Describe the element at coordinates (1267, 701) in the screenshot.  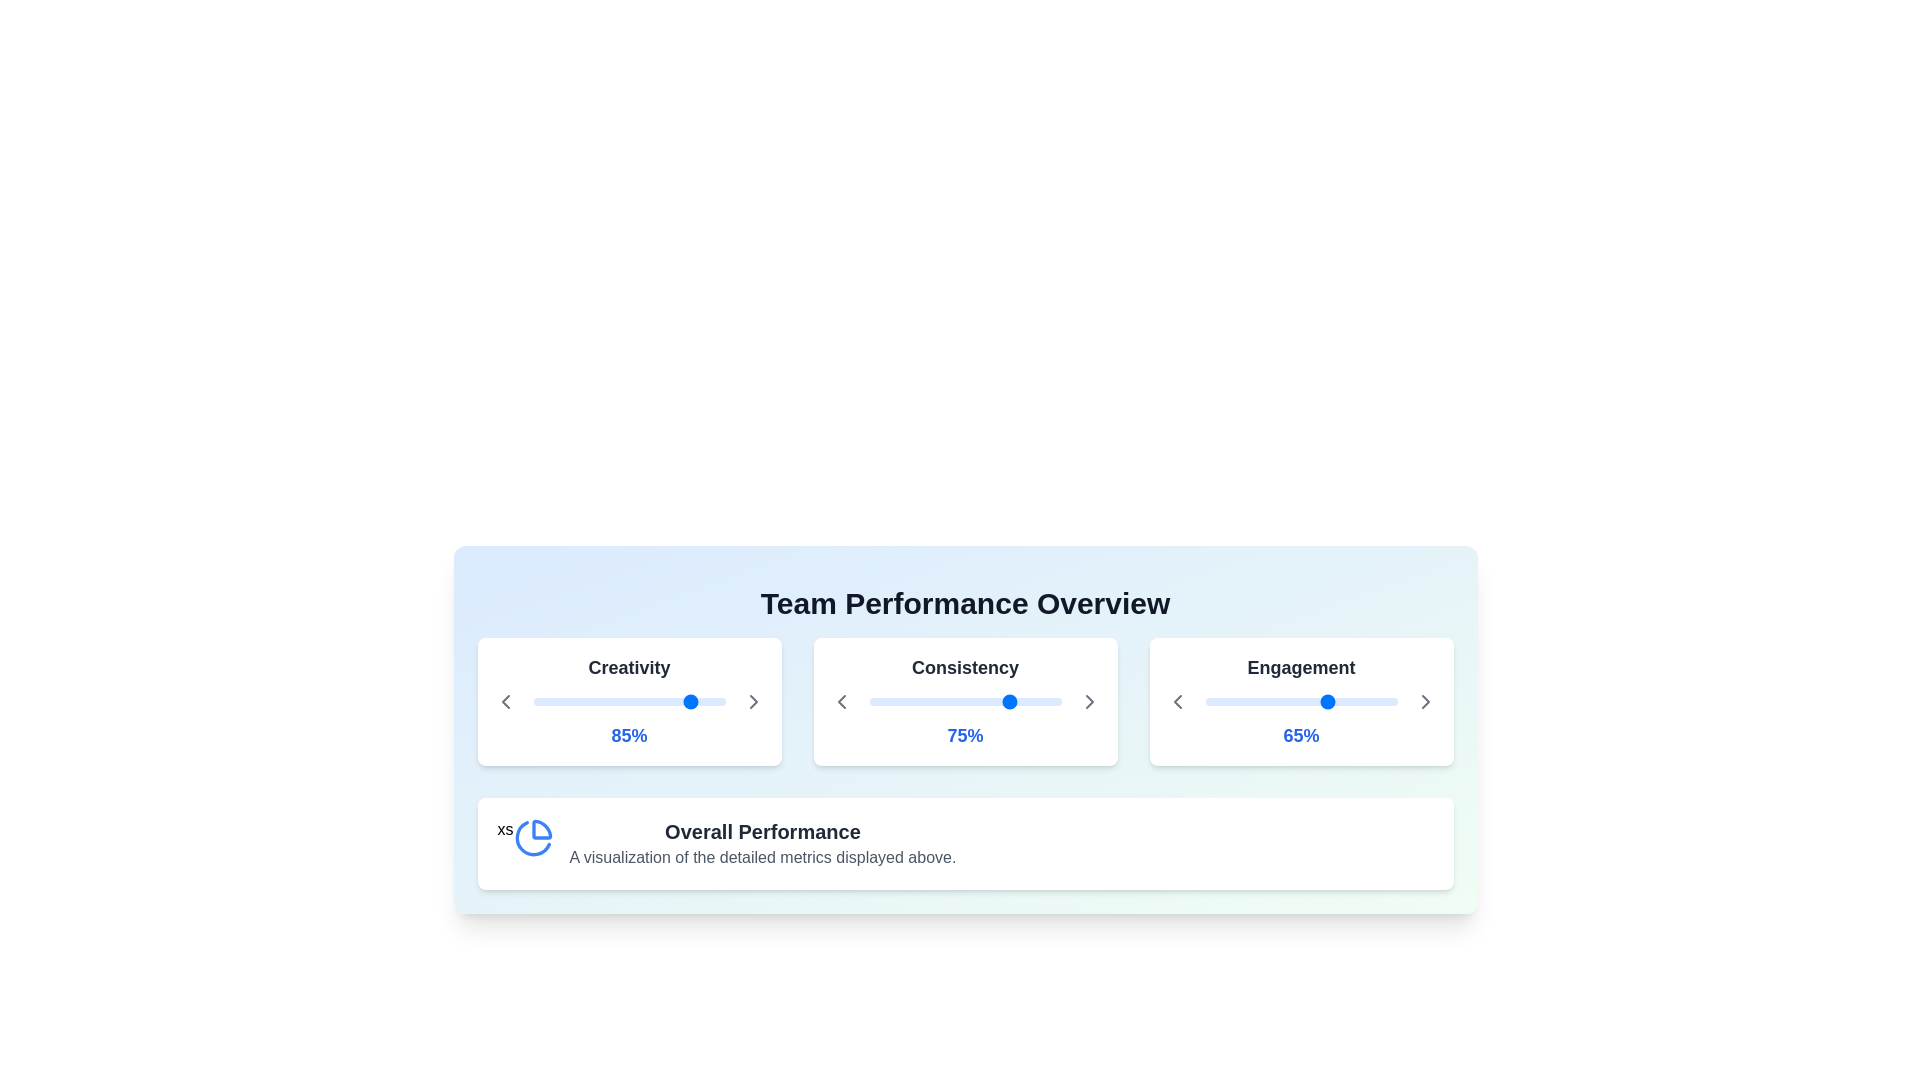
I see `the engagement value` at that location.